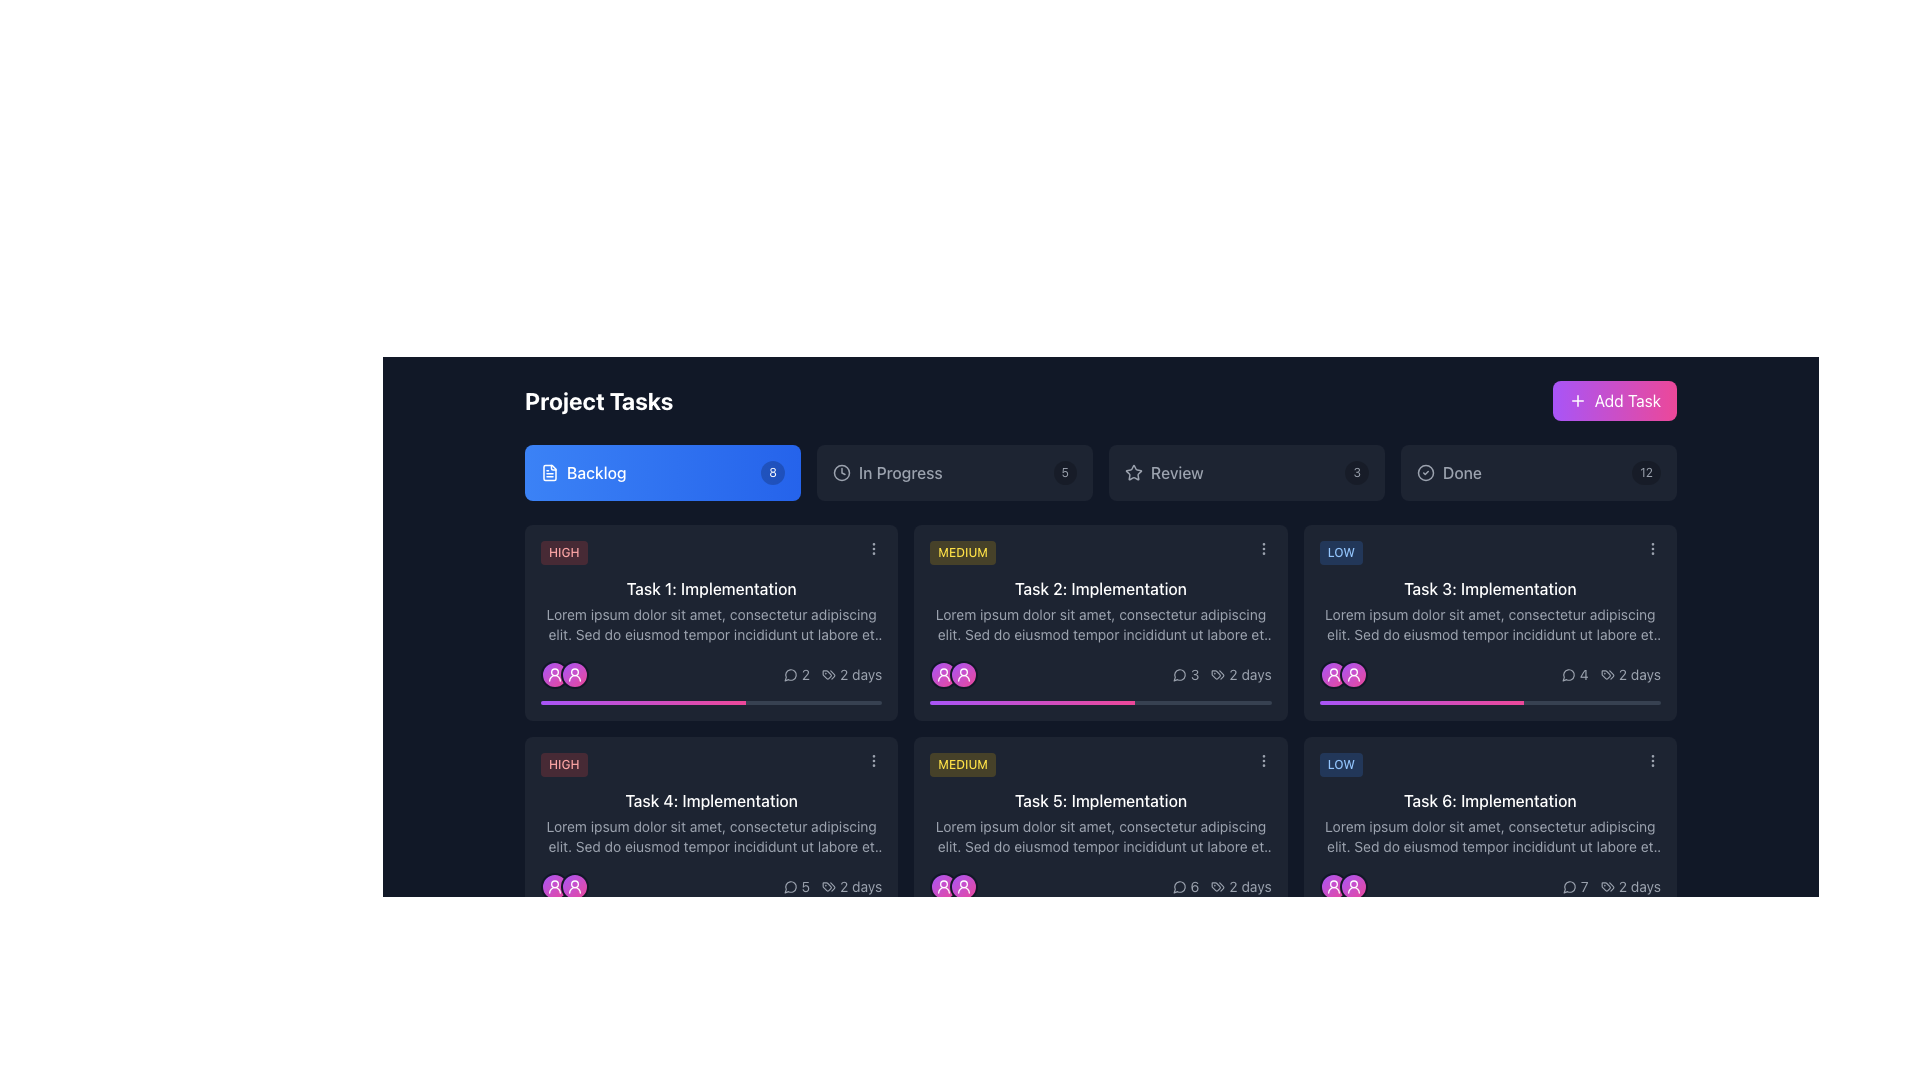  Describe the element at coordinates (963, 552) in the screenshot. I see `the 'MEDIUM' text label, which is a small, bold label with a translucent yellow background indicating task priority` at that location.